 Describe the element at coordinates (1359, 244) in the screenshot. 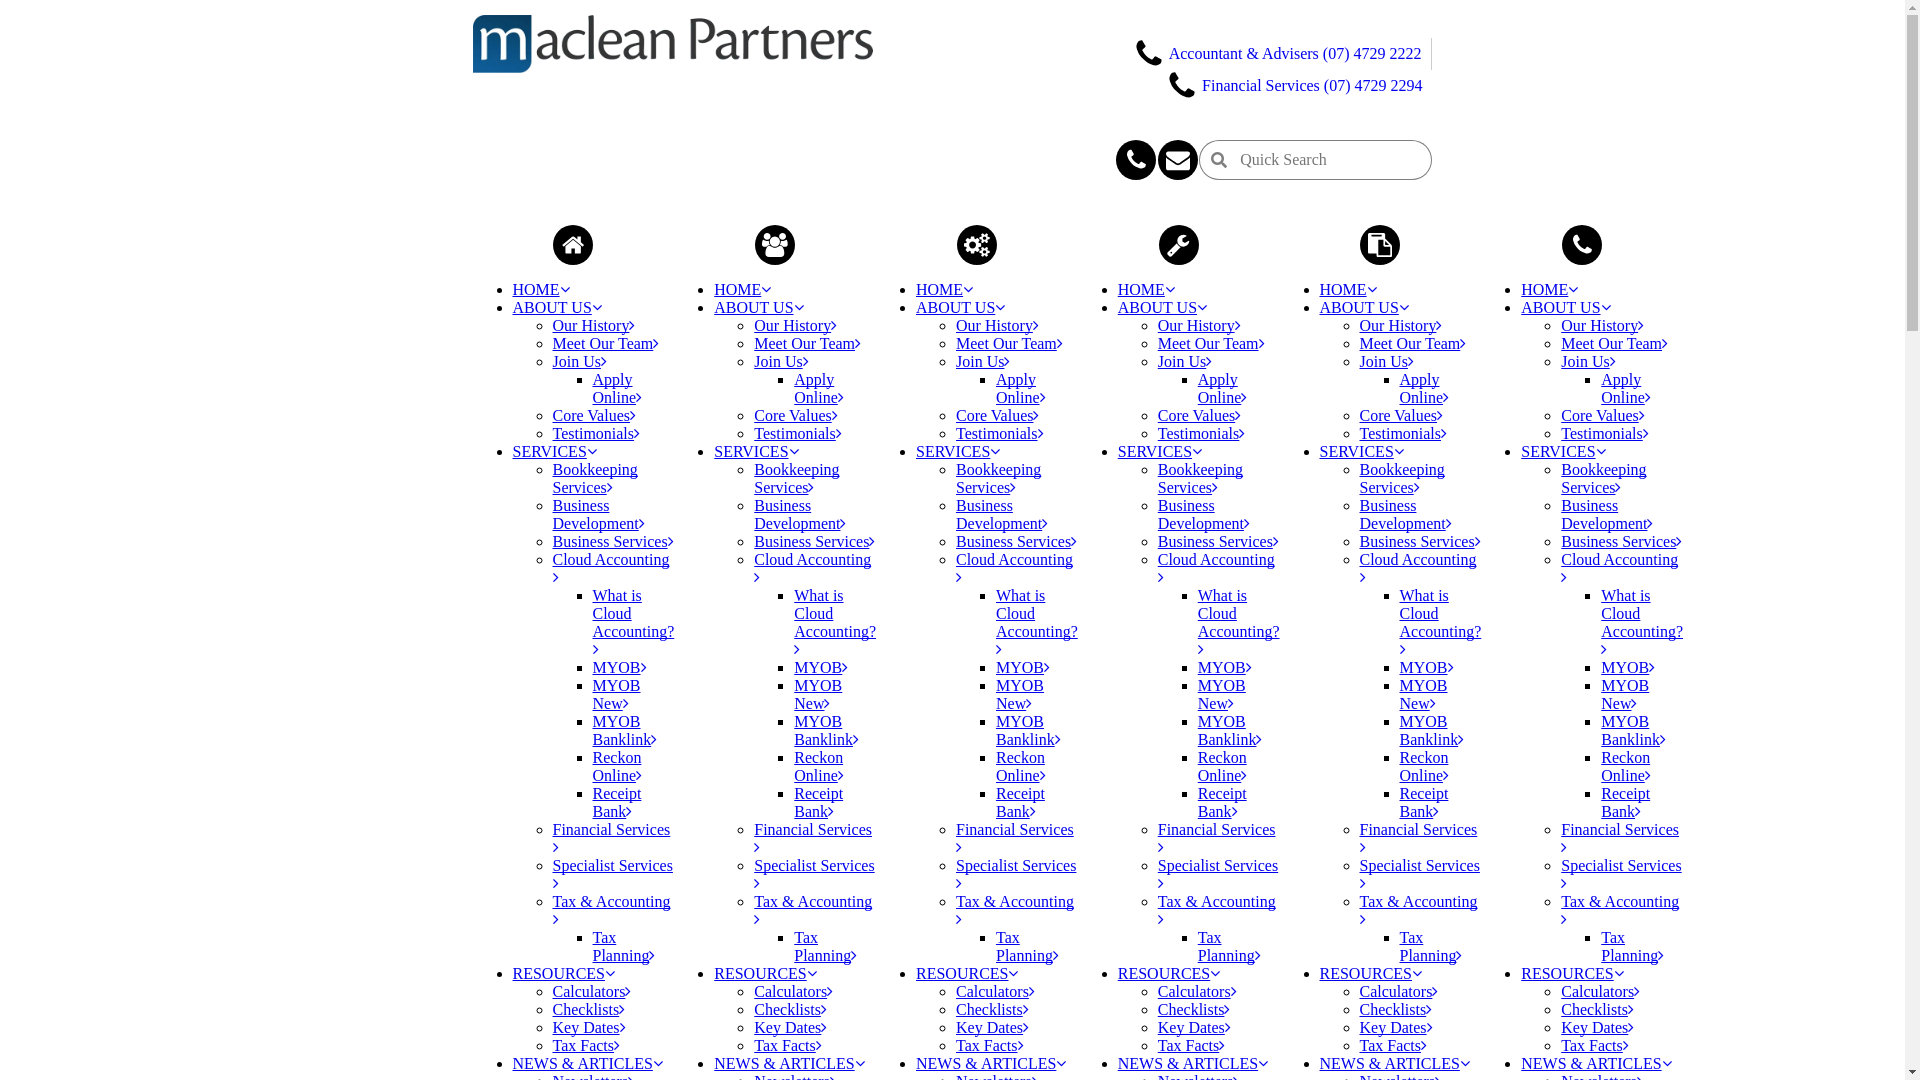

I see `'news___articles'` at that location.